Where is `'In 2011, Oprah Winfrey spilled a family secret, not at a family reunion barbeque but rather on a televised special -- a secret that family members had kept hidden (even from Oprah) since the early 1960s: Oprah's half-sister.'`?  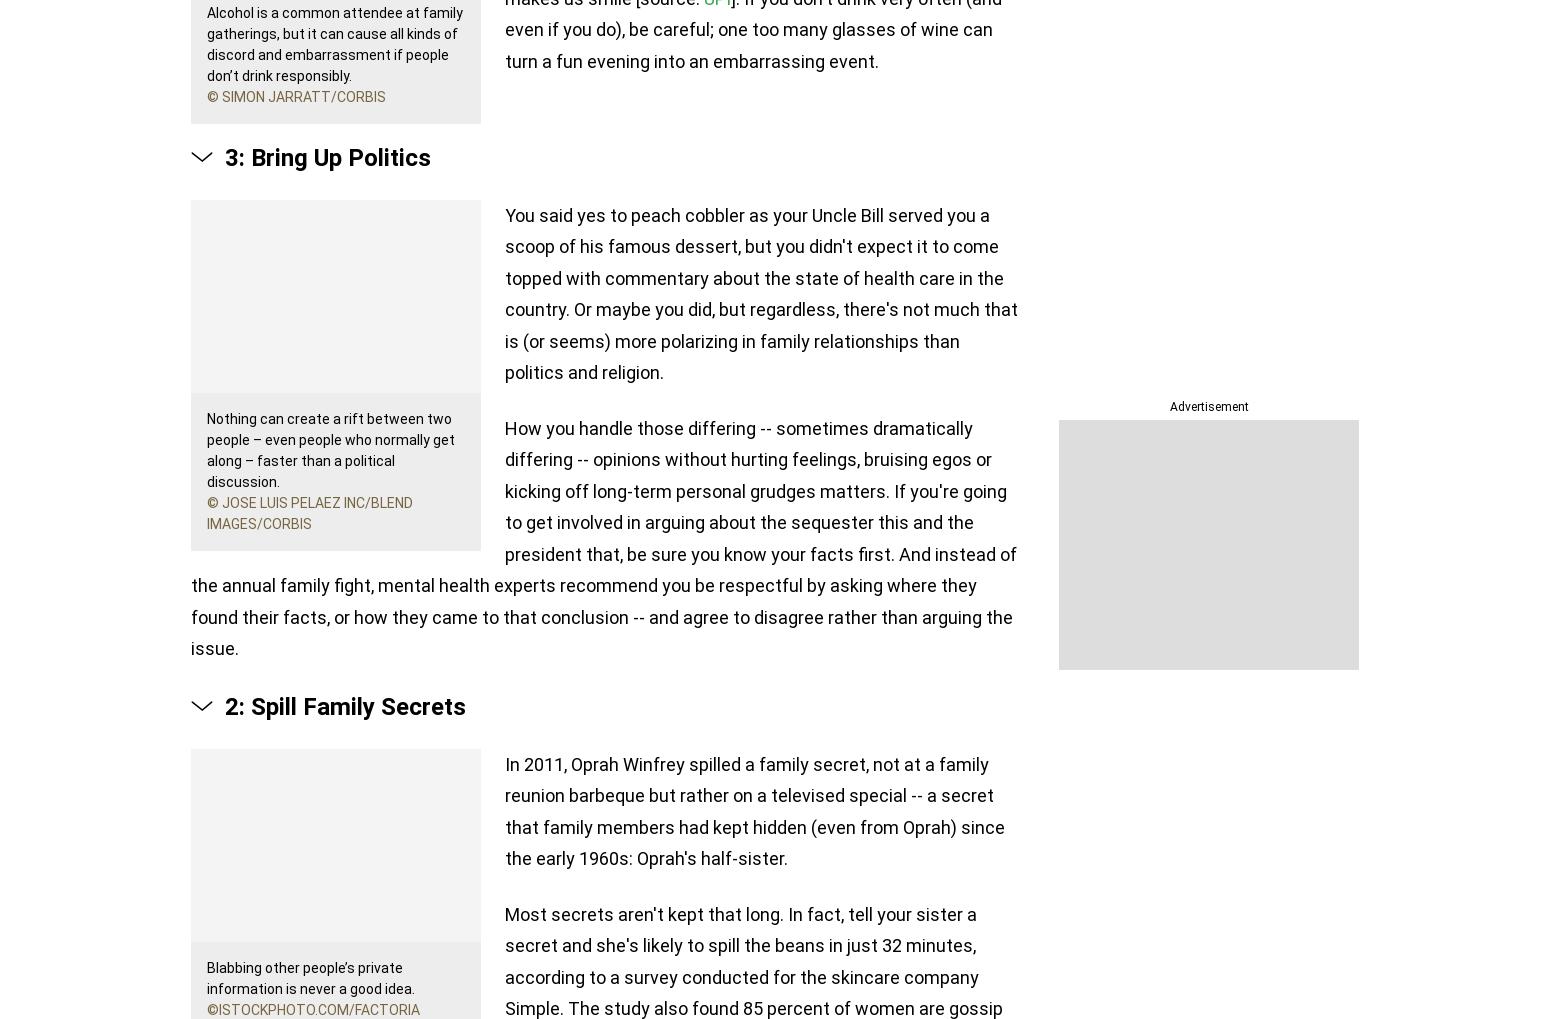 'In 2011, Oprah Winfrey spilled a family secret, not at a family reunion barbeque but rather on a televised special -- a secret that family members had kept hidden (even from Oprah) since the early 1960s: Oprah's half-sister.' is located at coordinates (755, 811).